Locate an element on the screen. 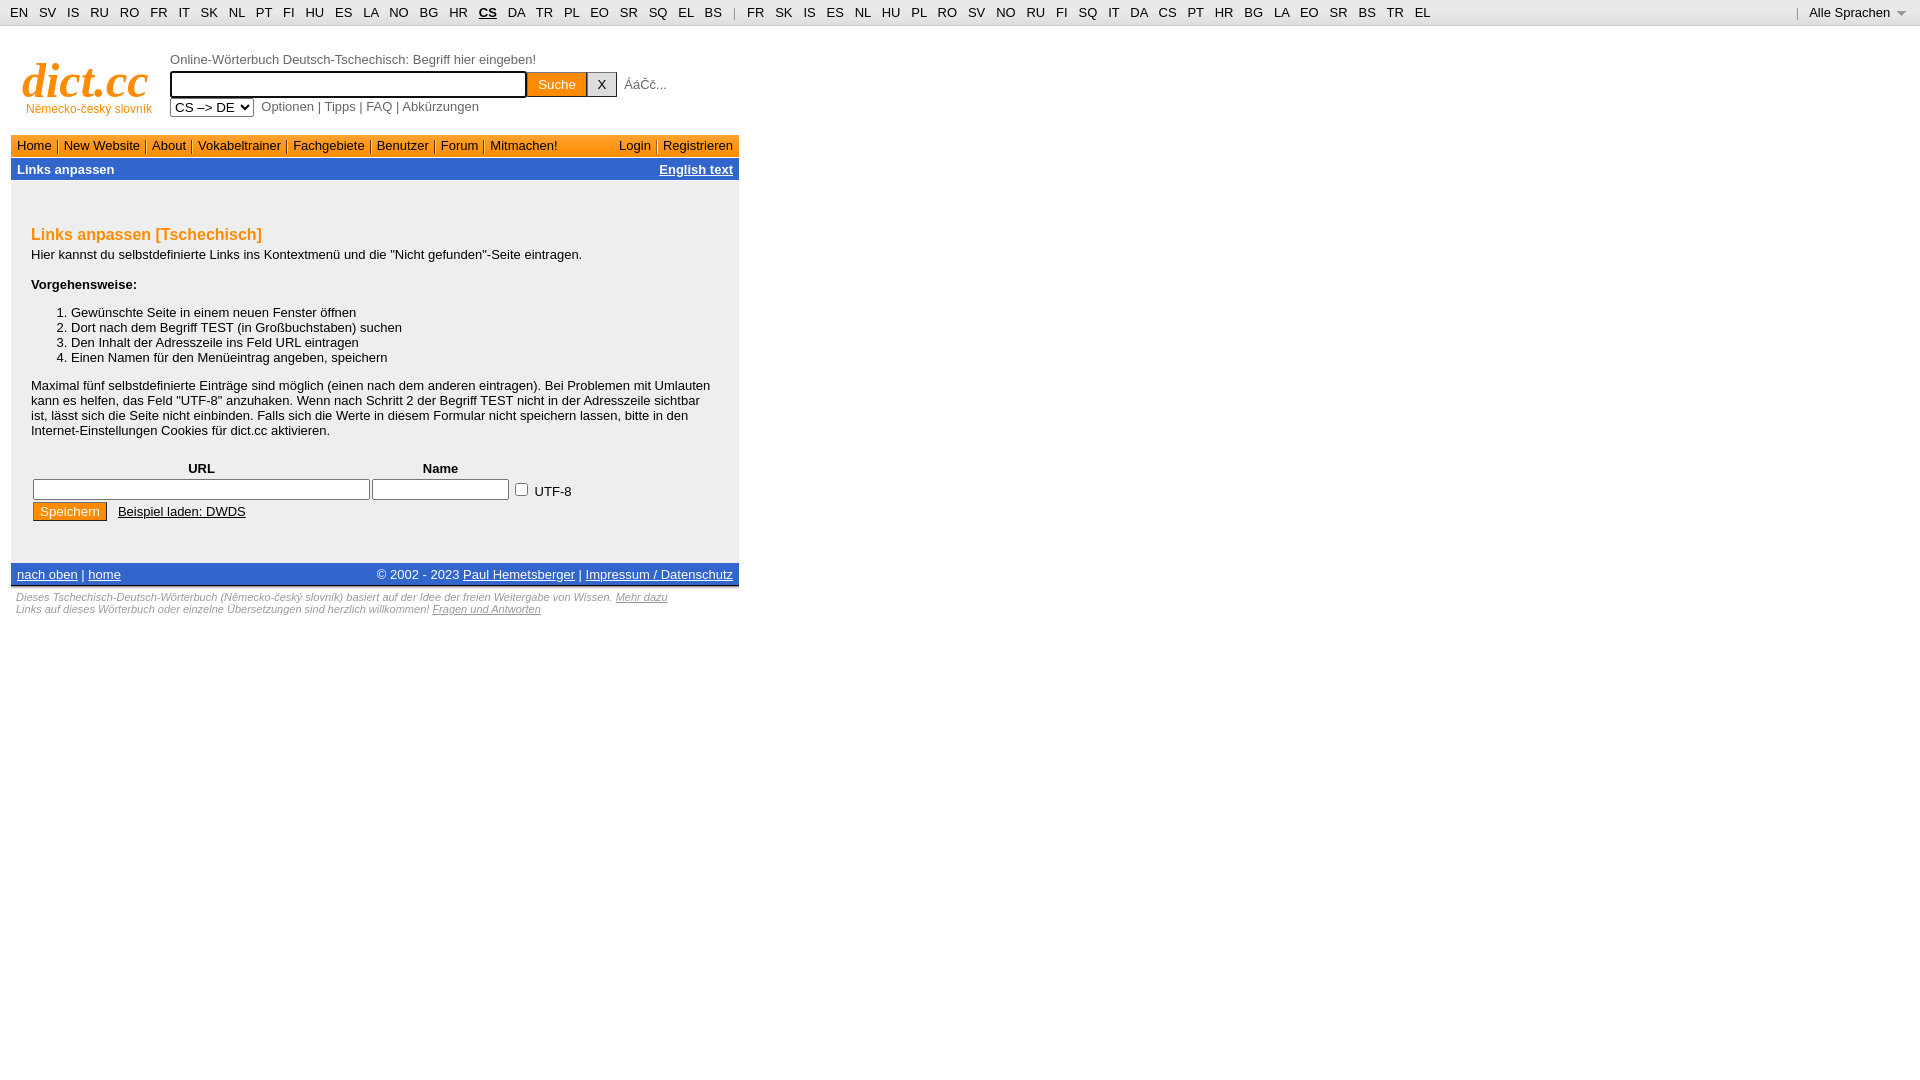 This screenshot has height=1080, width=1920. 'HU' is located at coordinates (881, 12).